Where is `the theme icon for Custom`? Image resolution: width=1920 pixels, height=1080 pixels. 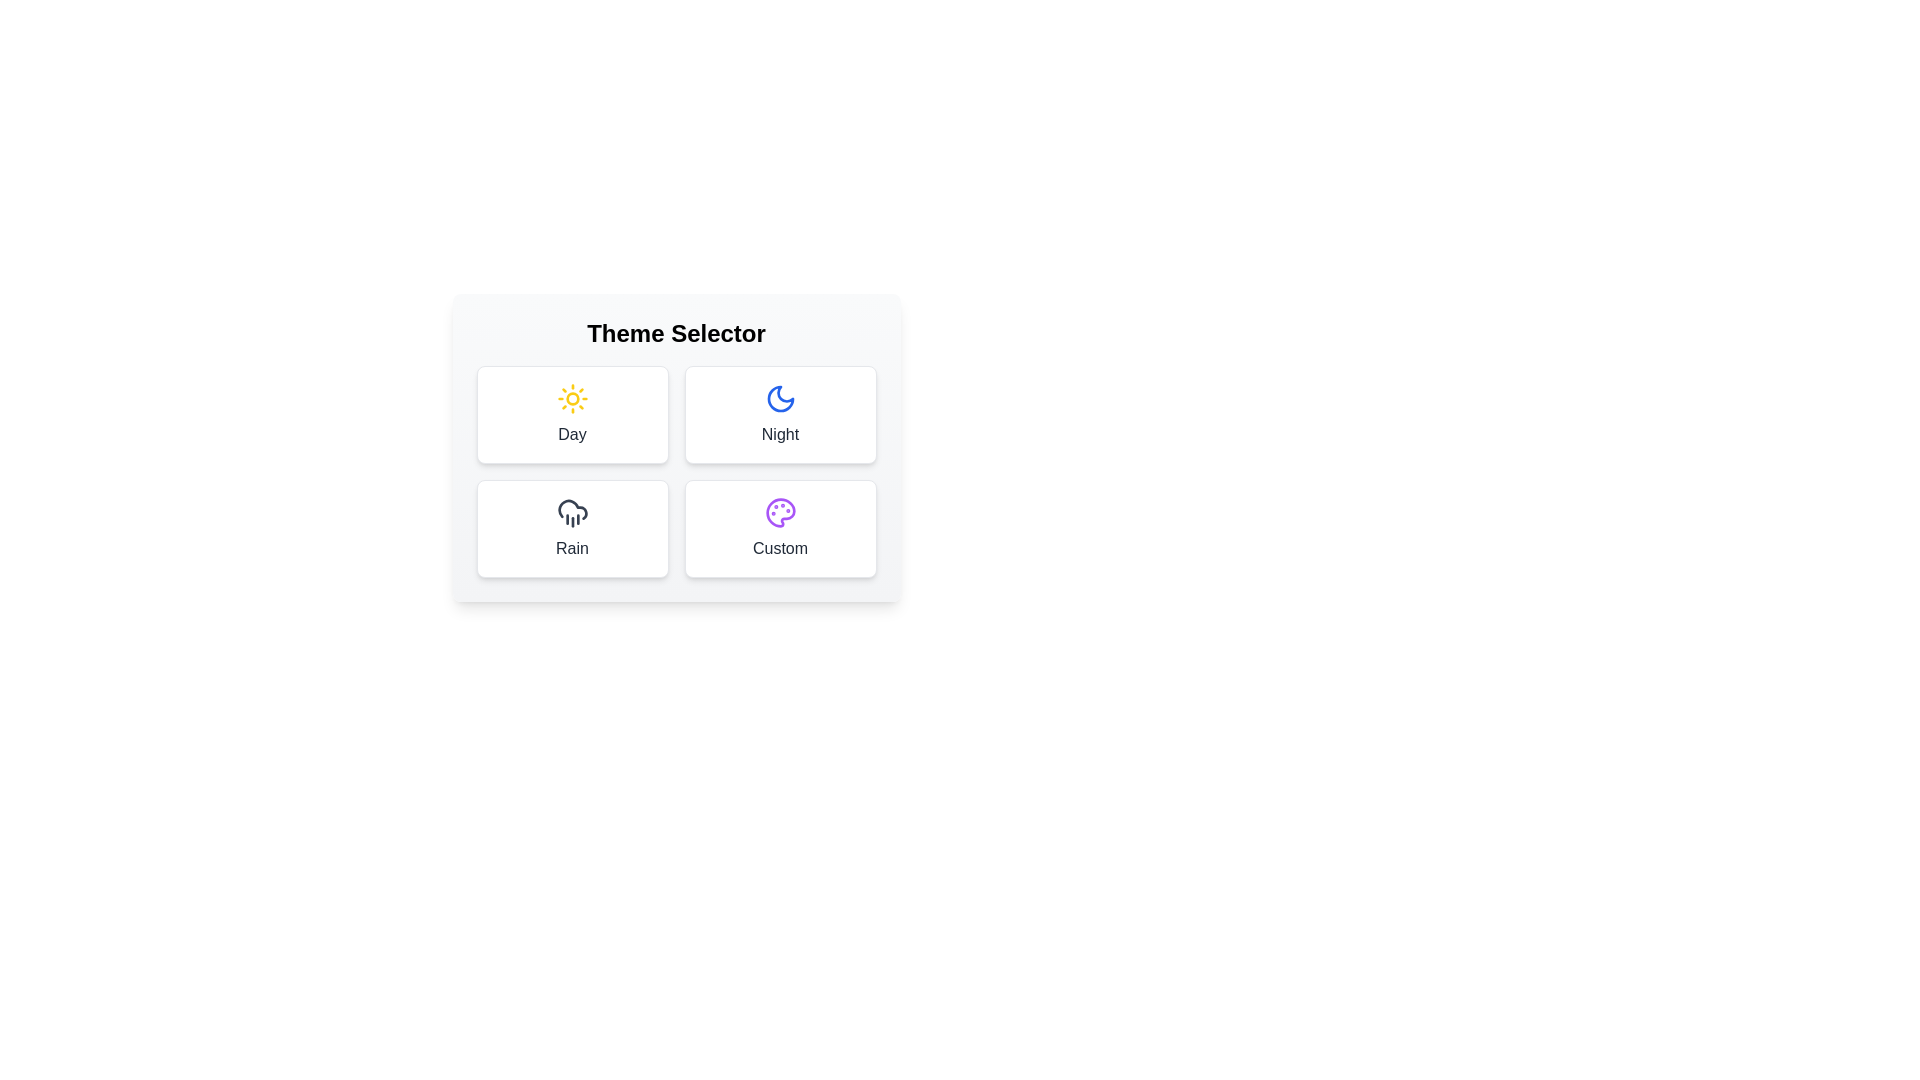 the theme icon for Custom is located at coordinates (779, 527).